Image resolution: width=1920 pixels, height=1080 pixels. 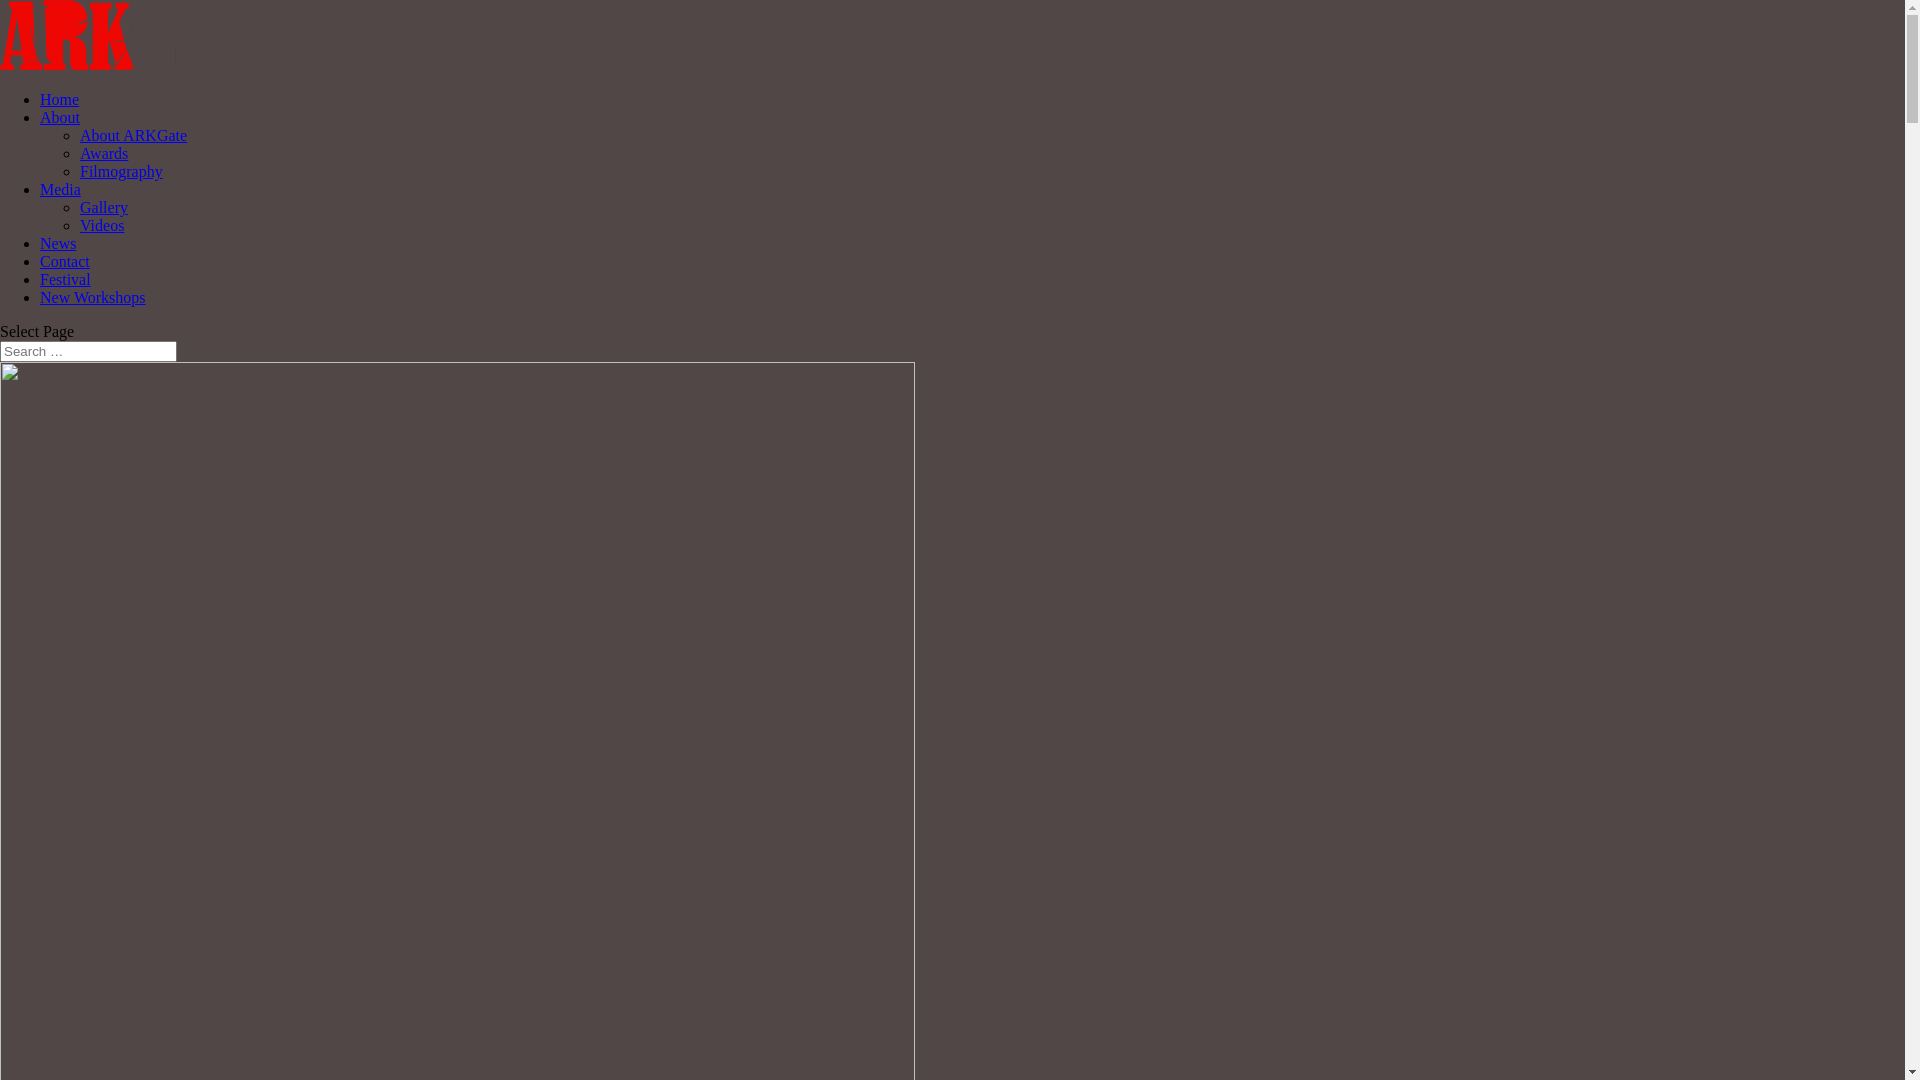 I want to click on 'Home', so click(x=59, y=99).